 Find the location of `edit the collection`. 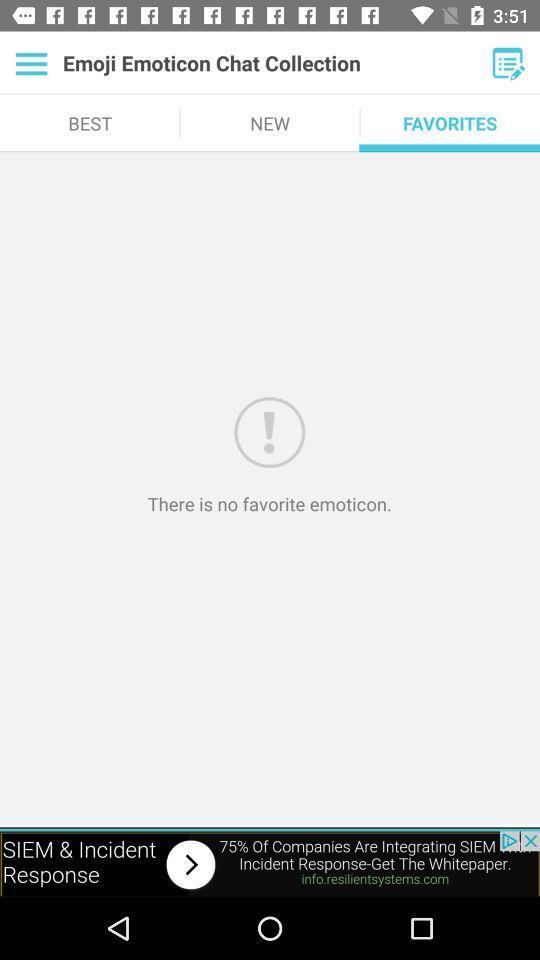

edit the collection is located at coordinates (508, 63).